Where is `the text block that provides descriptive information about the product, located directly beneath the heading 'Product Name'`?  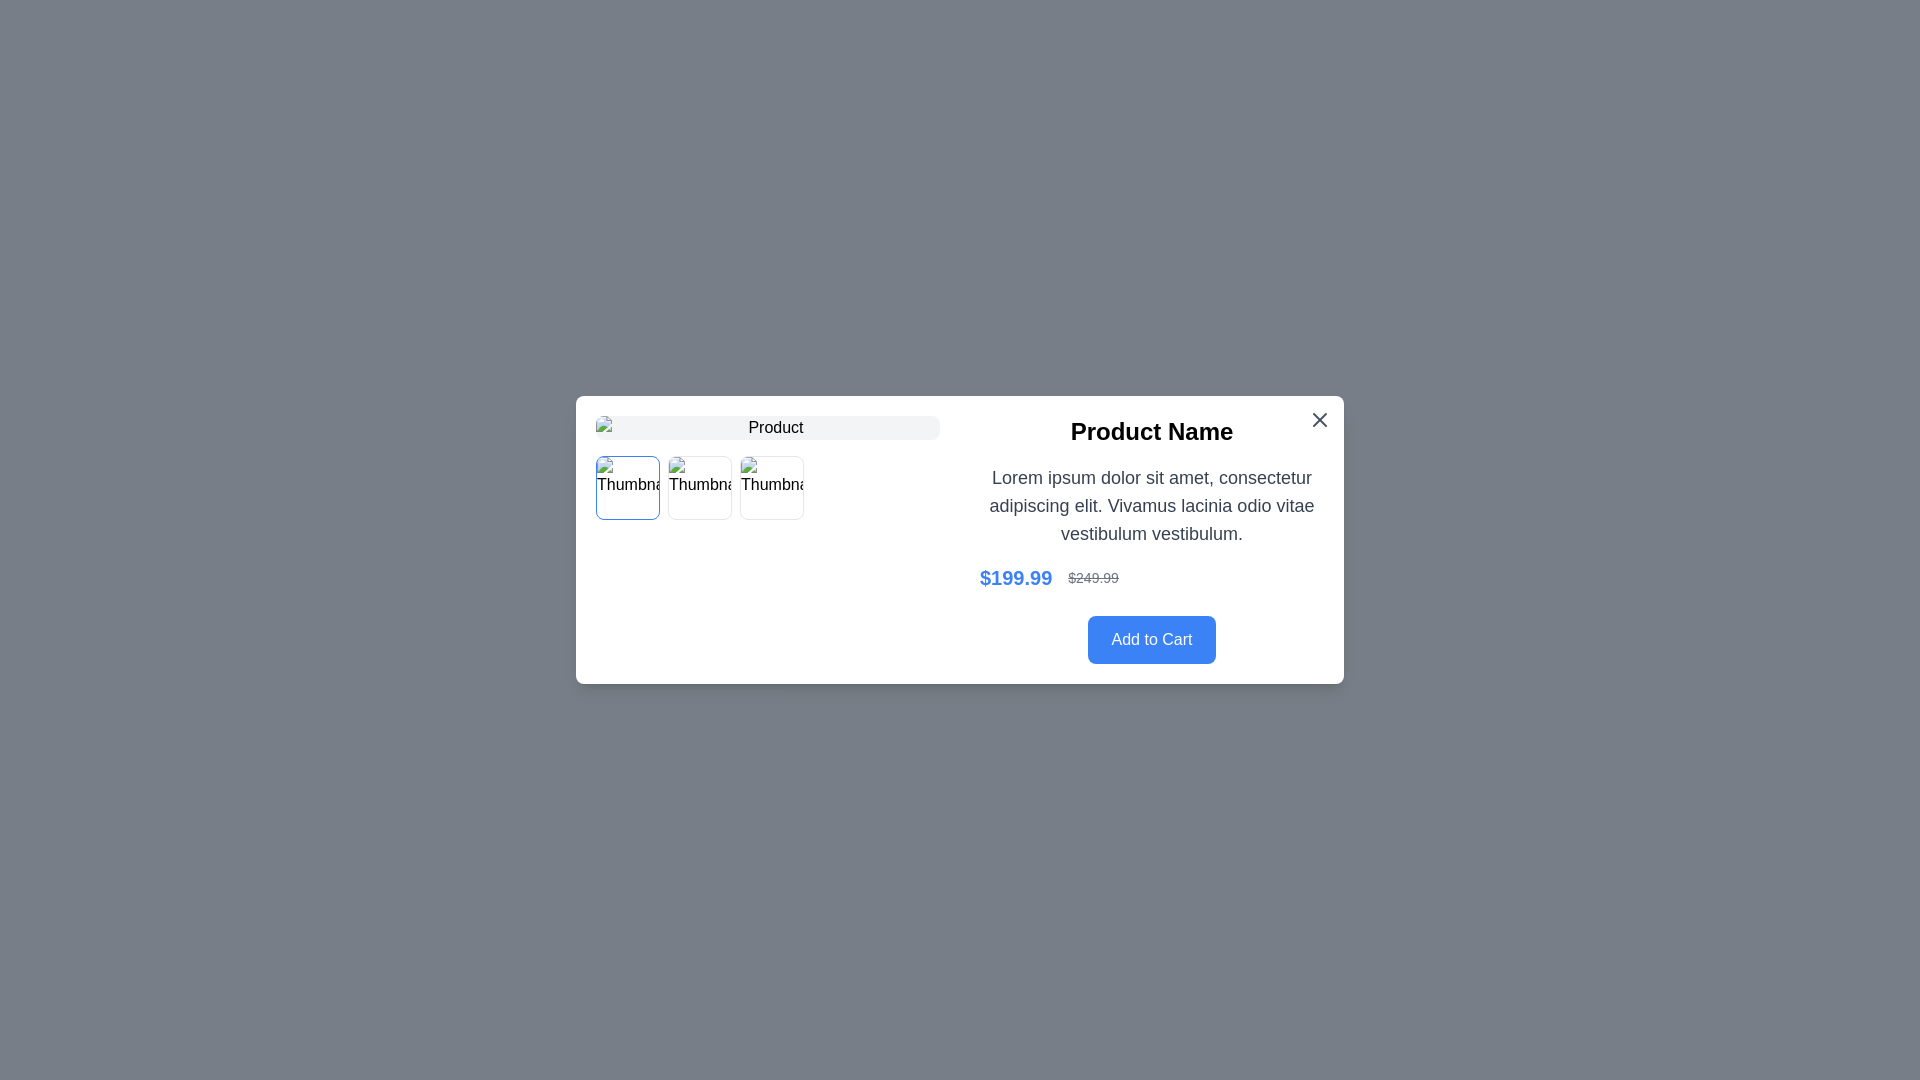 the text block that provides descriptive information about the product, located directly beneath the heading 'Product Name' is located at coordinates (1152, 504).